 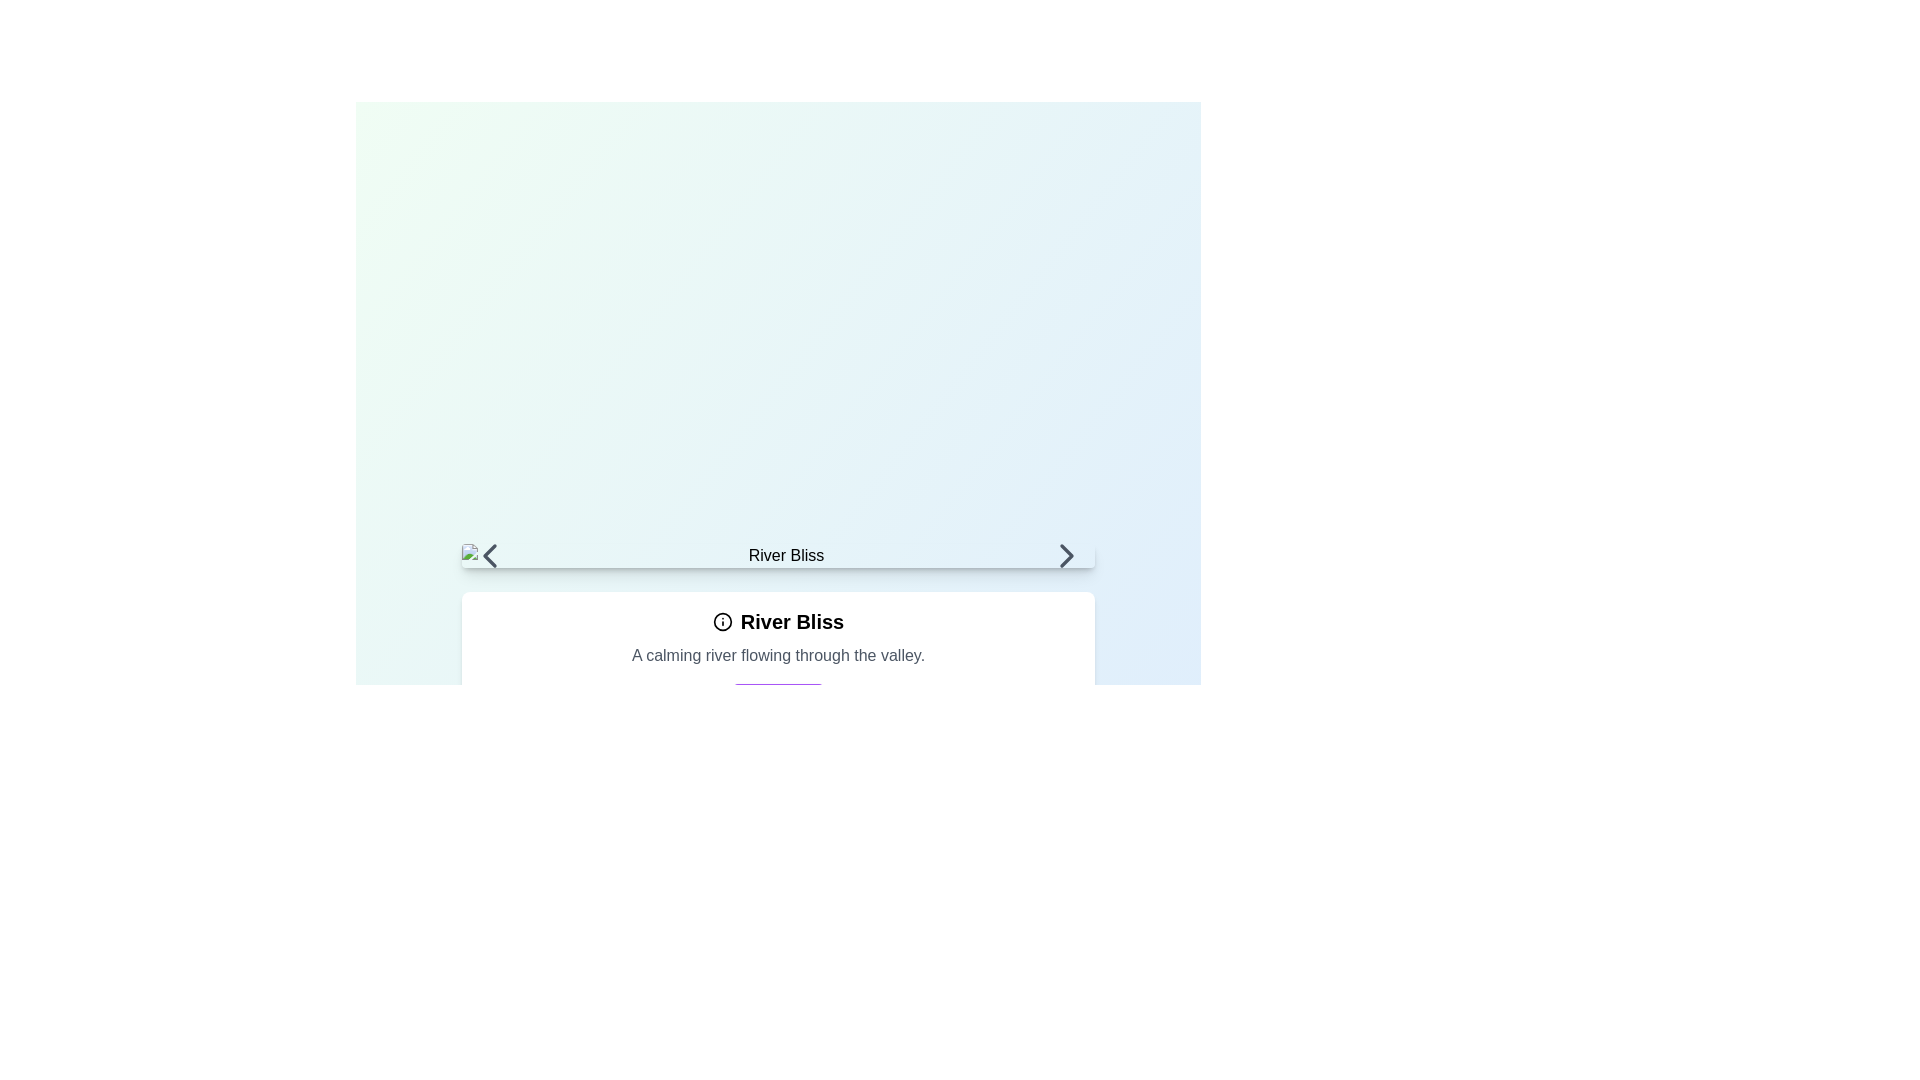 I want to click on the small triangular chevron icon pointing to the right, located to the right of the text 'River Bliss' in the horizontal navigation bar, so click(x=1066, y=555).